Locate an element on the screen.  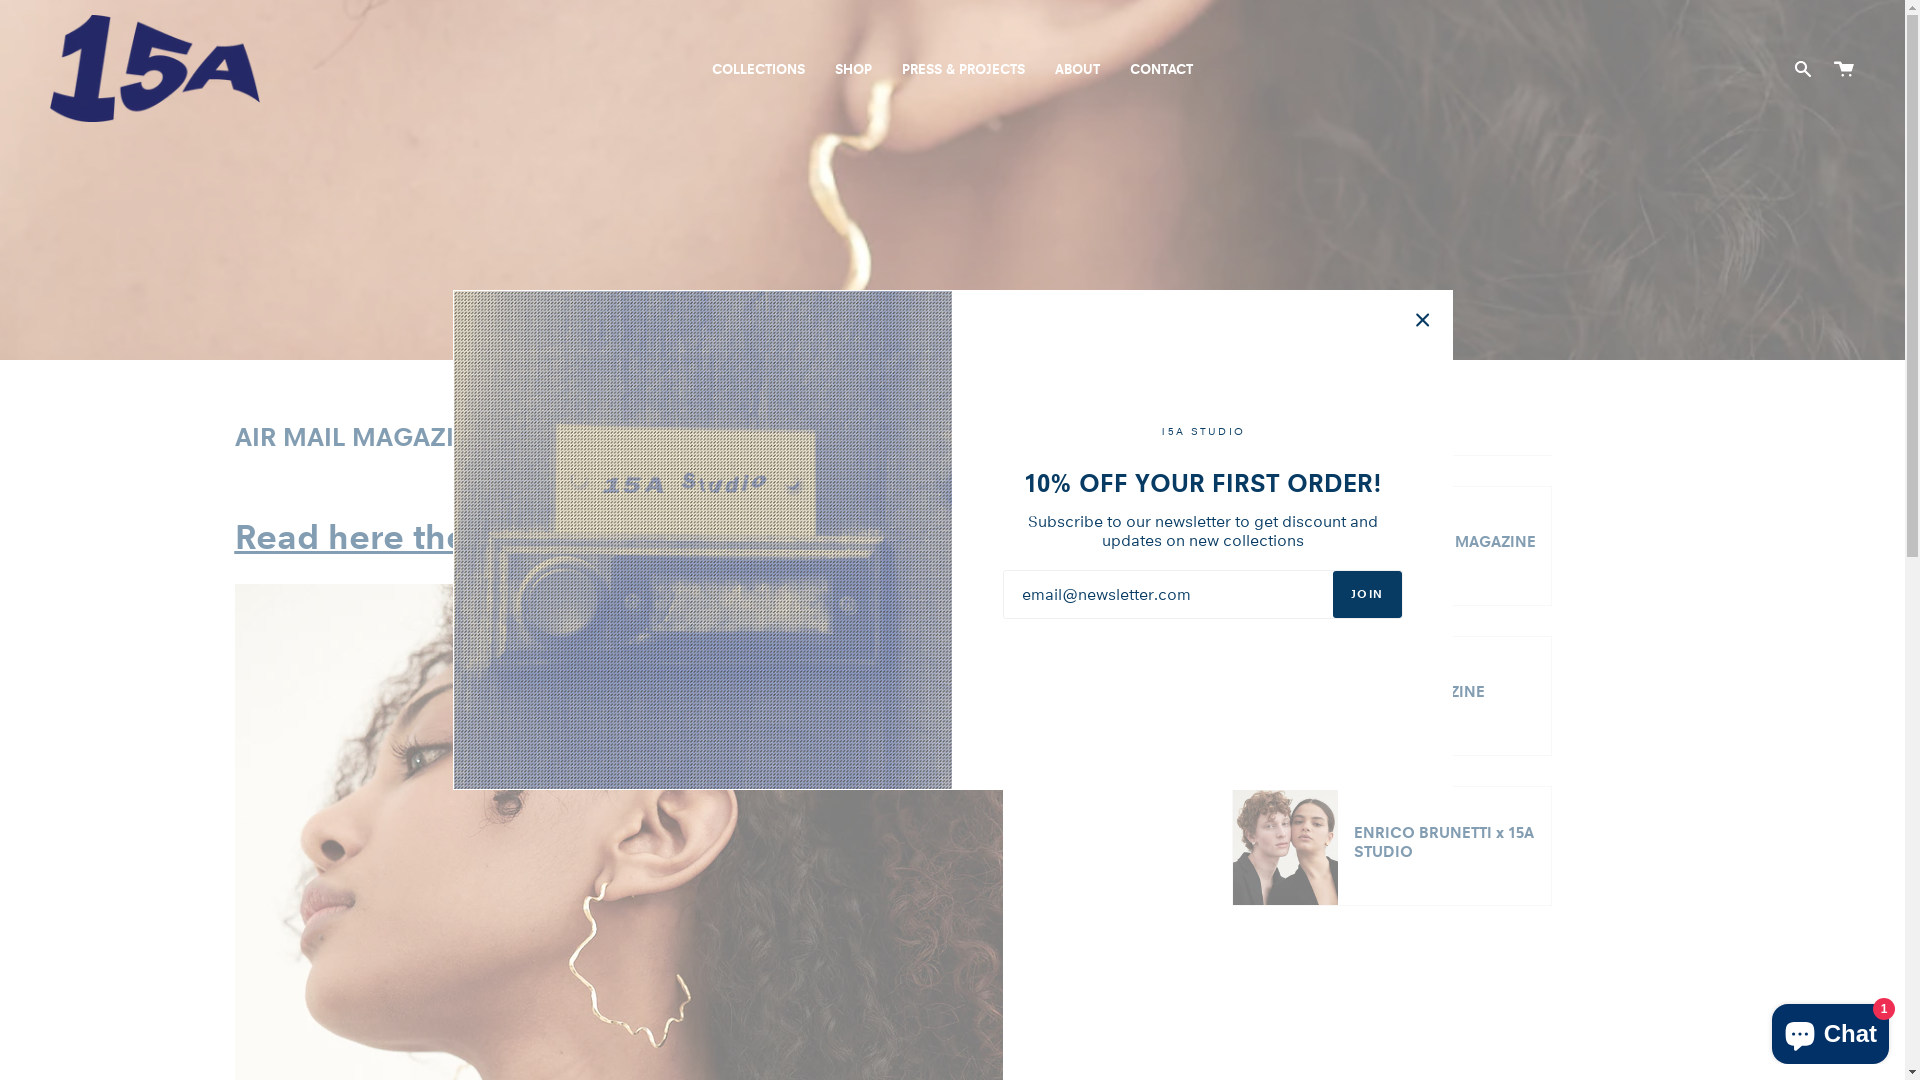
'JOIN' is located at coordinates (1366, 593).